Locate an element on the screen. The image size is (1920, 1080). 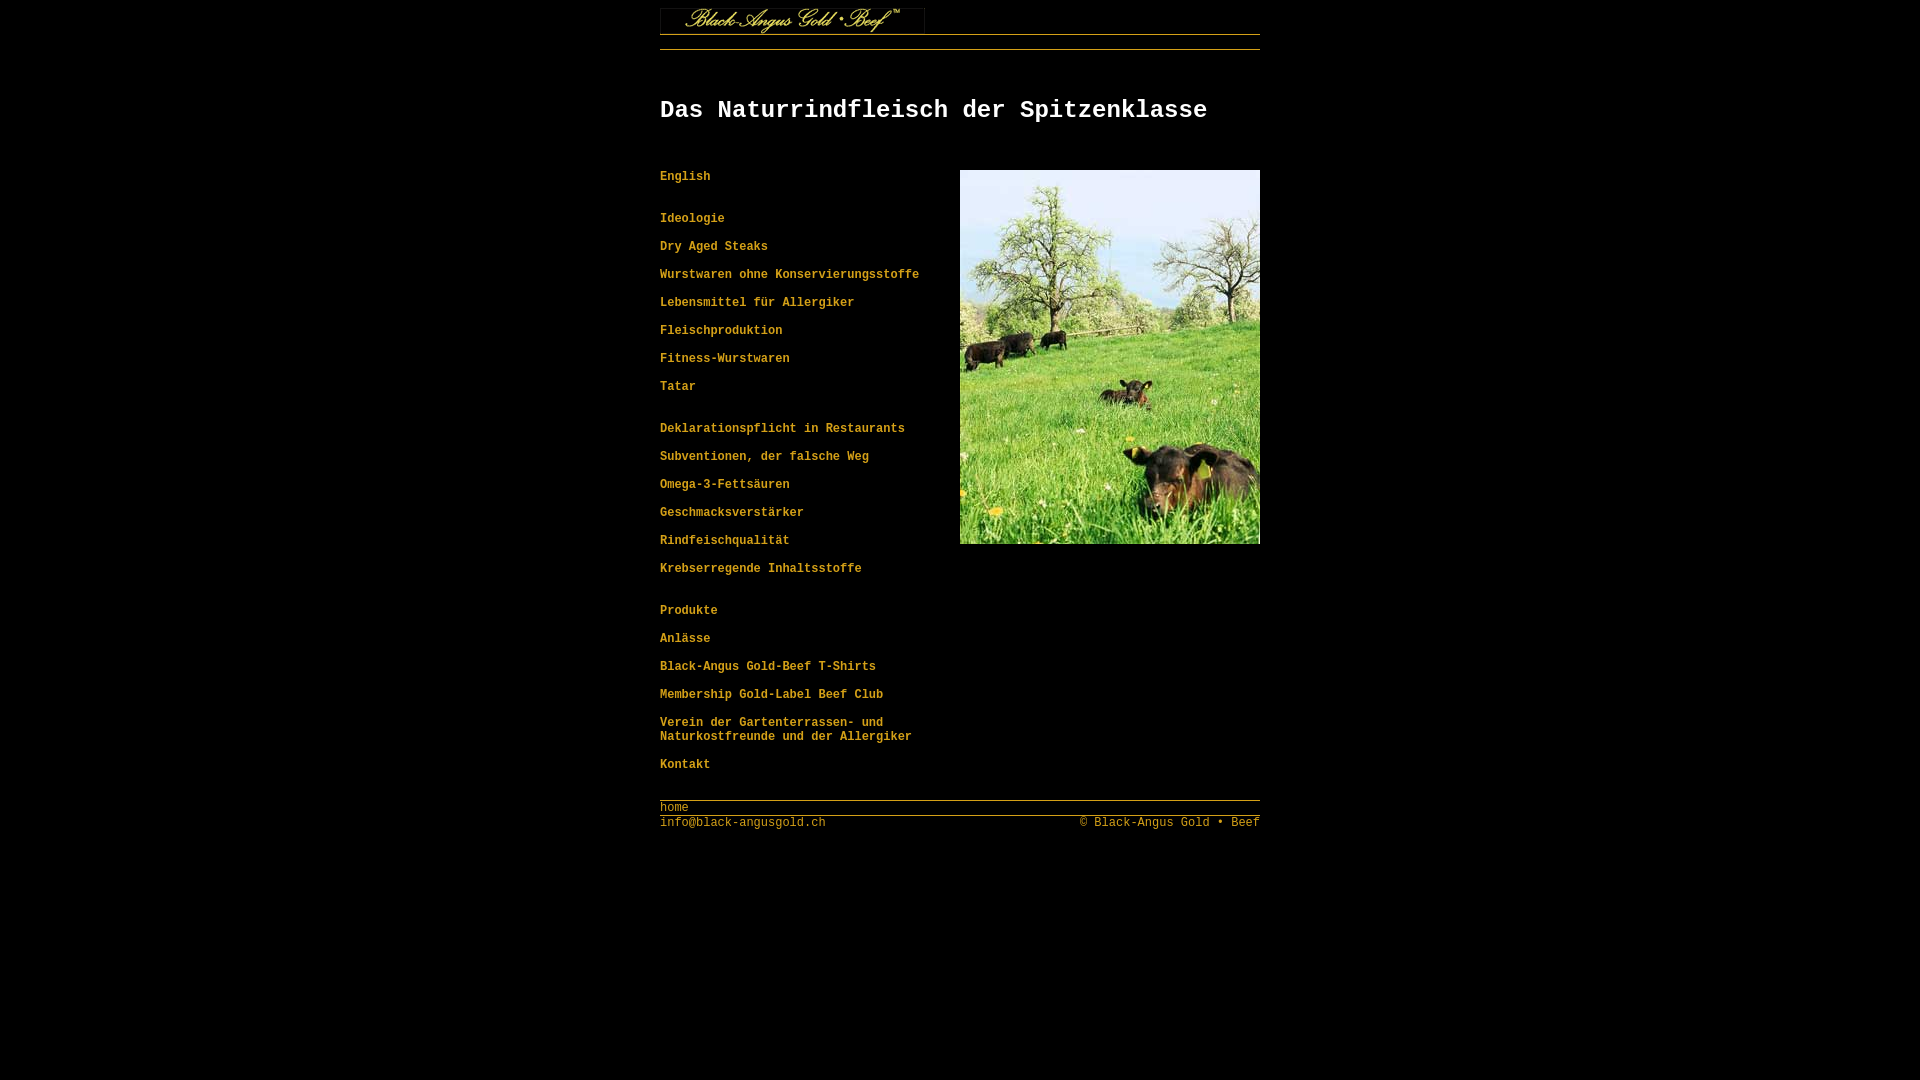
'English' is located at coordinates (685, 176).